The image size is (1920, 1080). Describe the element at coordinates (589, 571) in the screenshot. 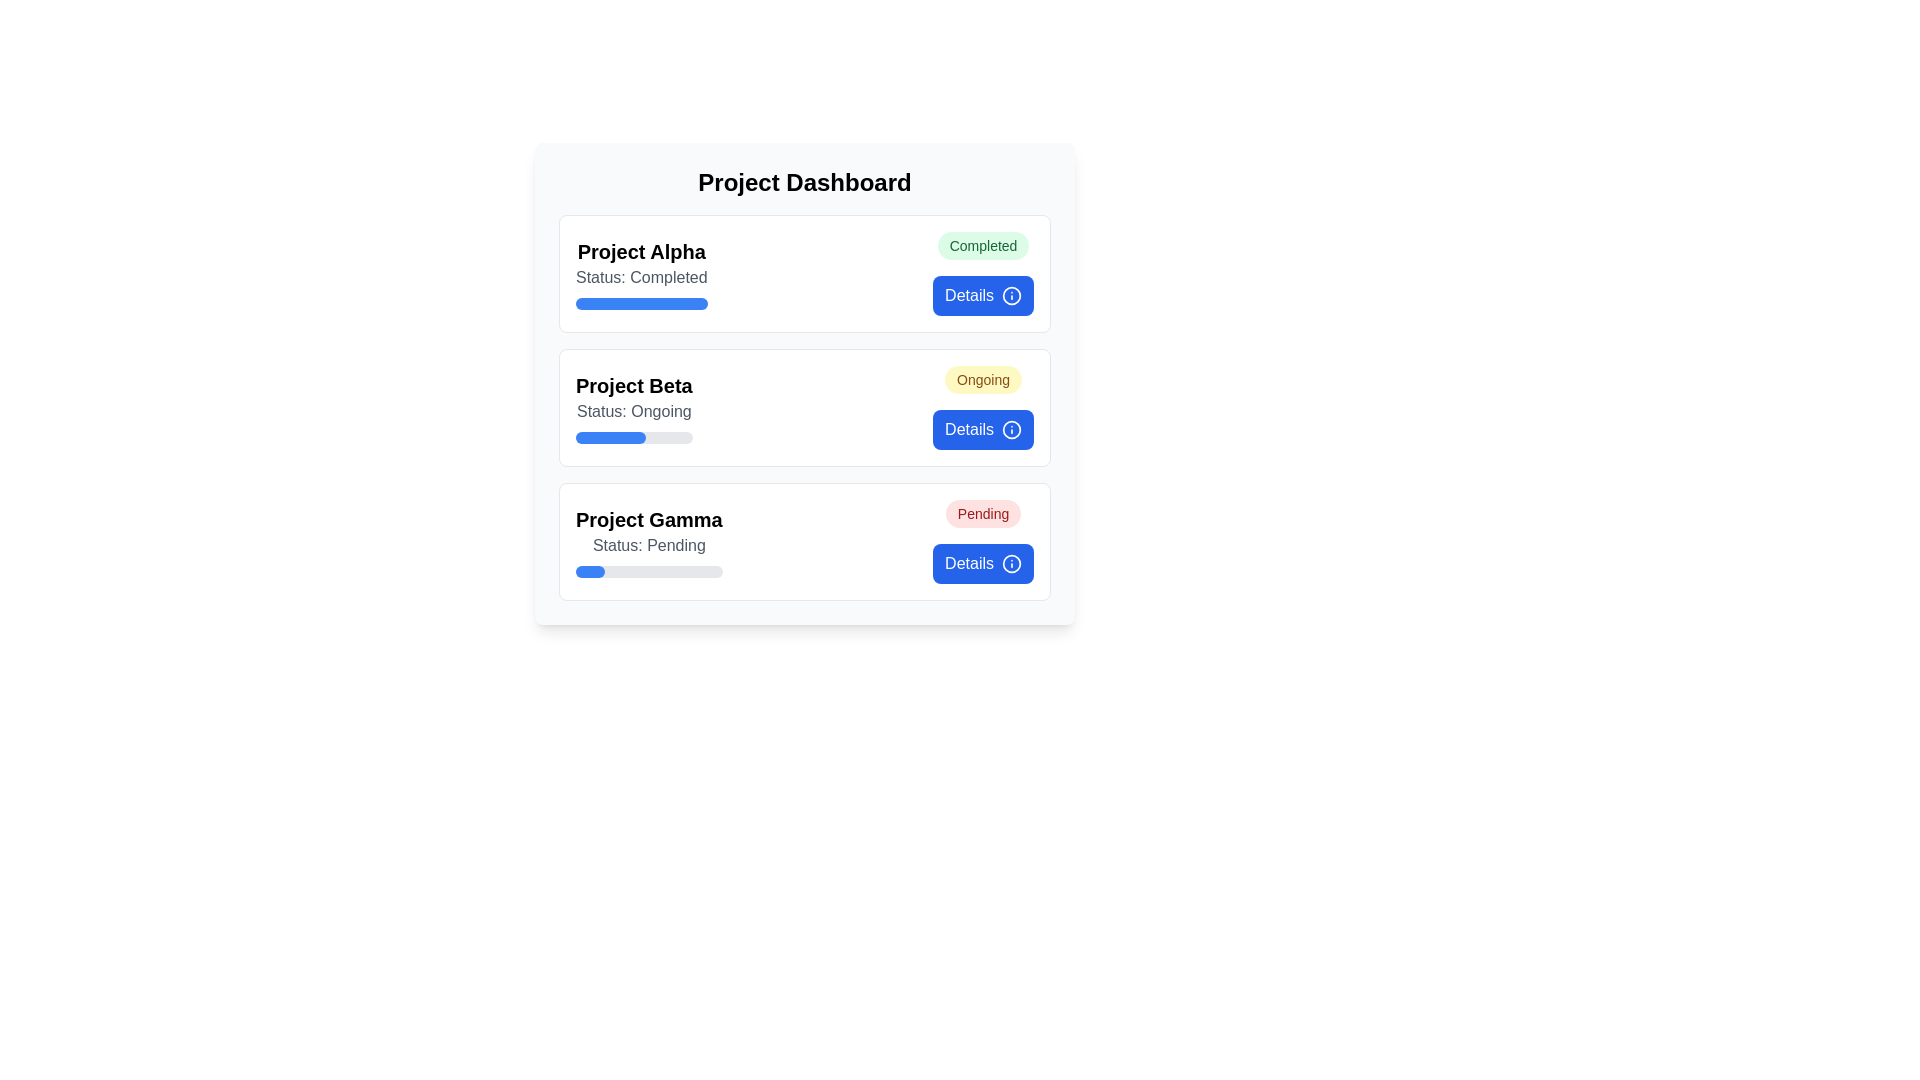

I see `style properties of the progress bar segment indicating 20% completion for Project Gamma, located in the third section of the progress bar` at that location.